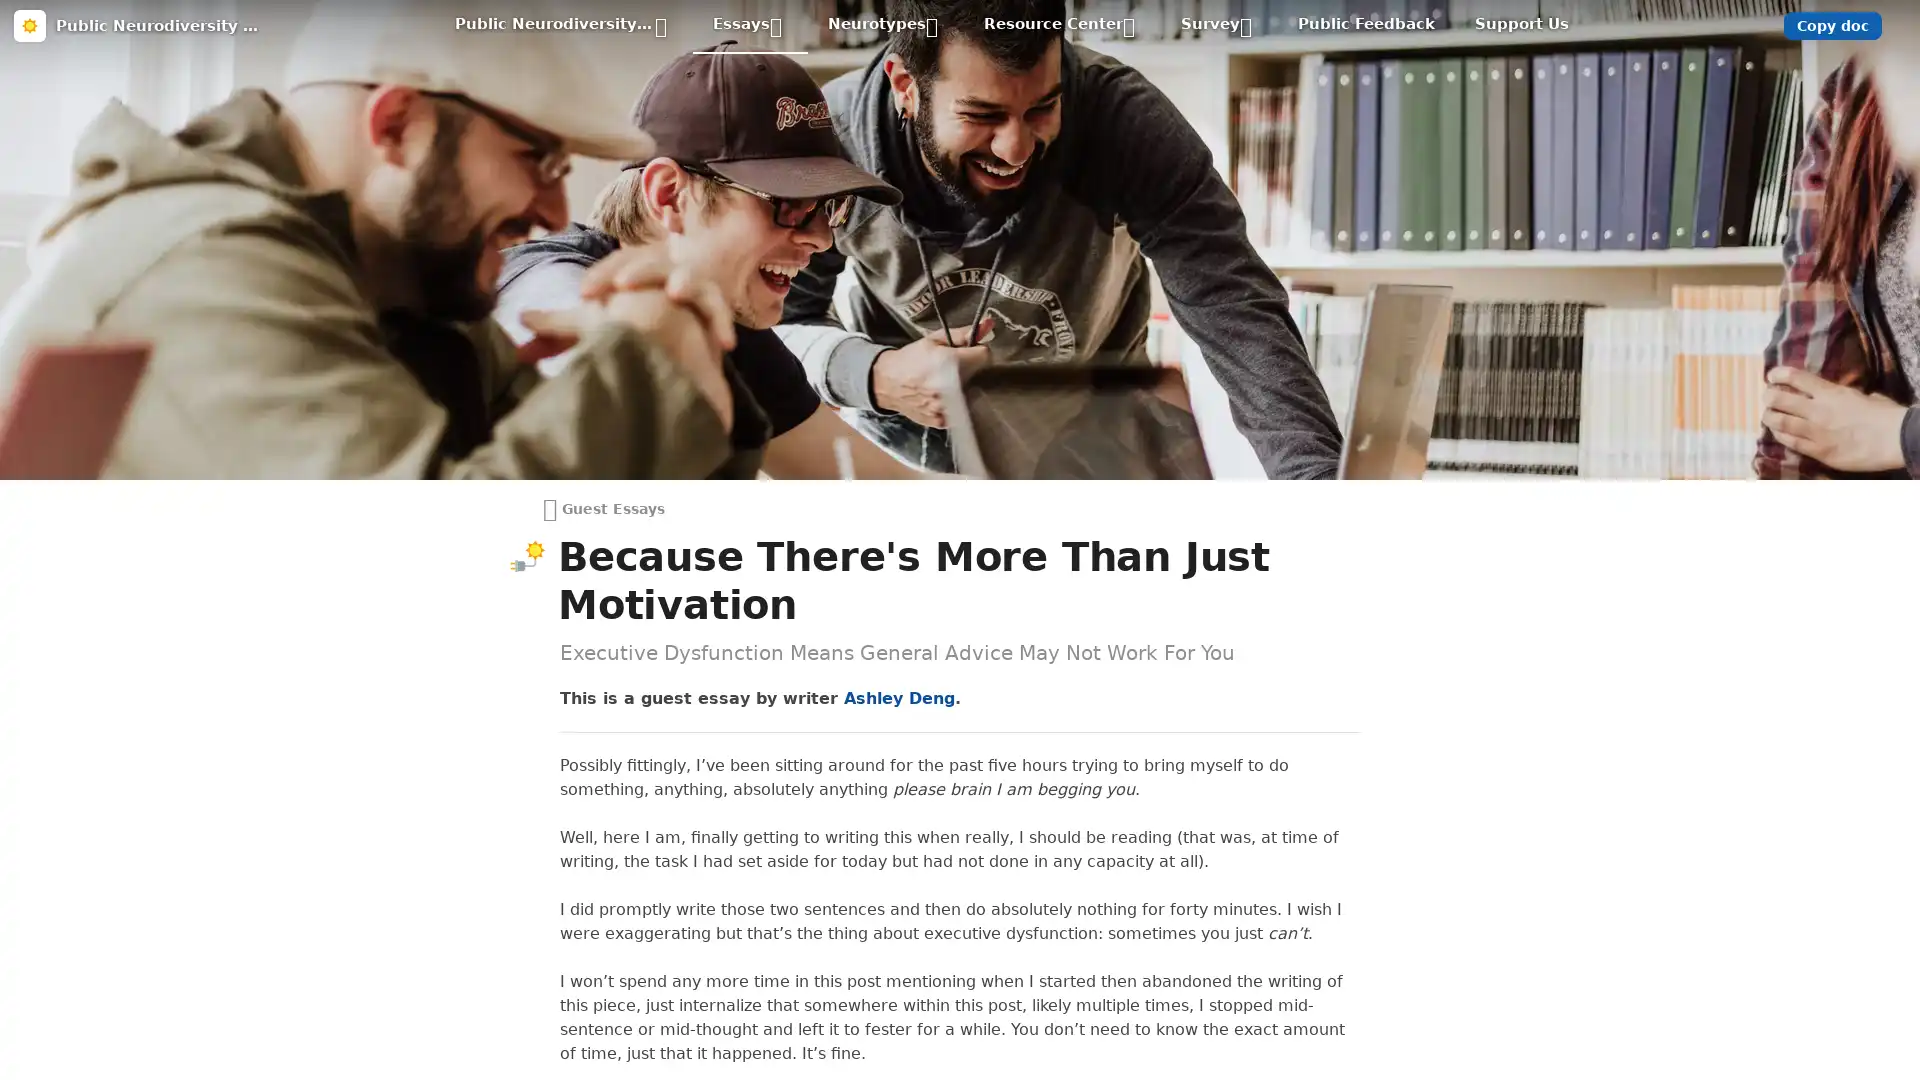  Describe the element at coordinates (958, 115) in the screenshot. I see `Reload doc` at that location.